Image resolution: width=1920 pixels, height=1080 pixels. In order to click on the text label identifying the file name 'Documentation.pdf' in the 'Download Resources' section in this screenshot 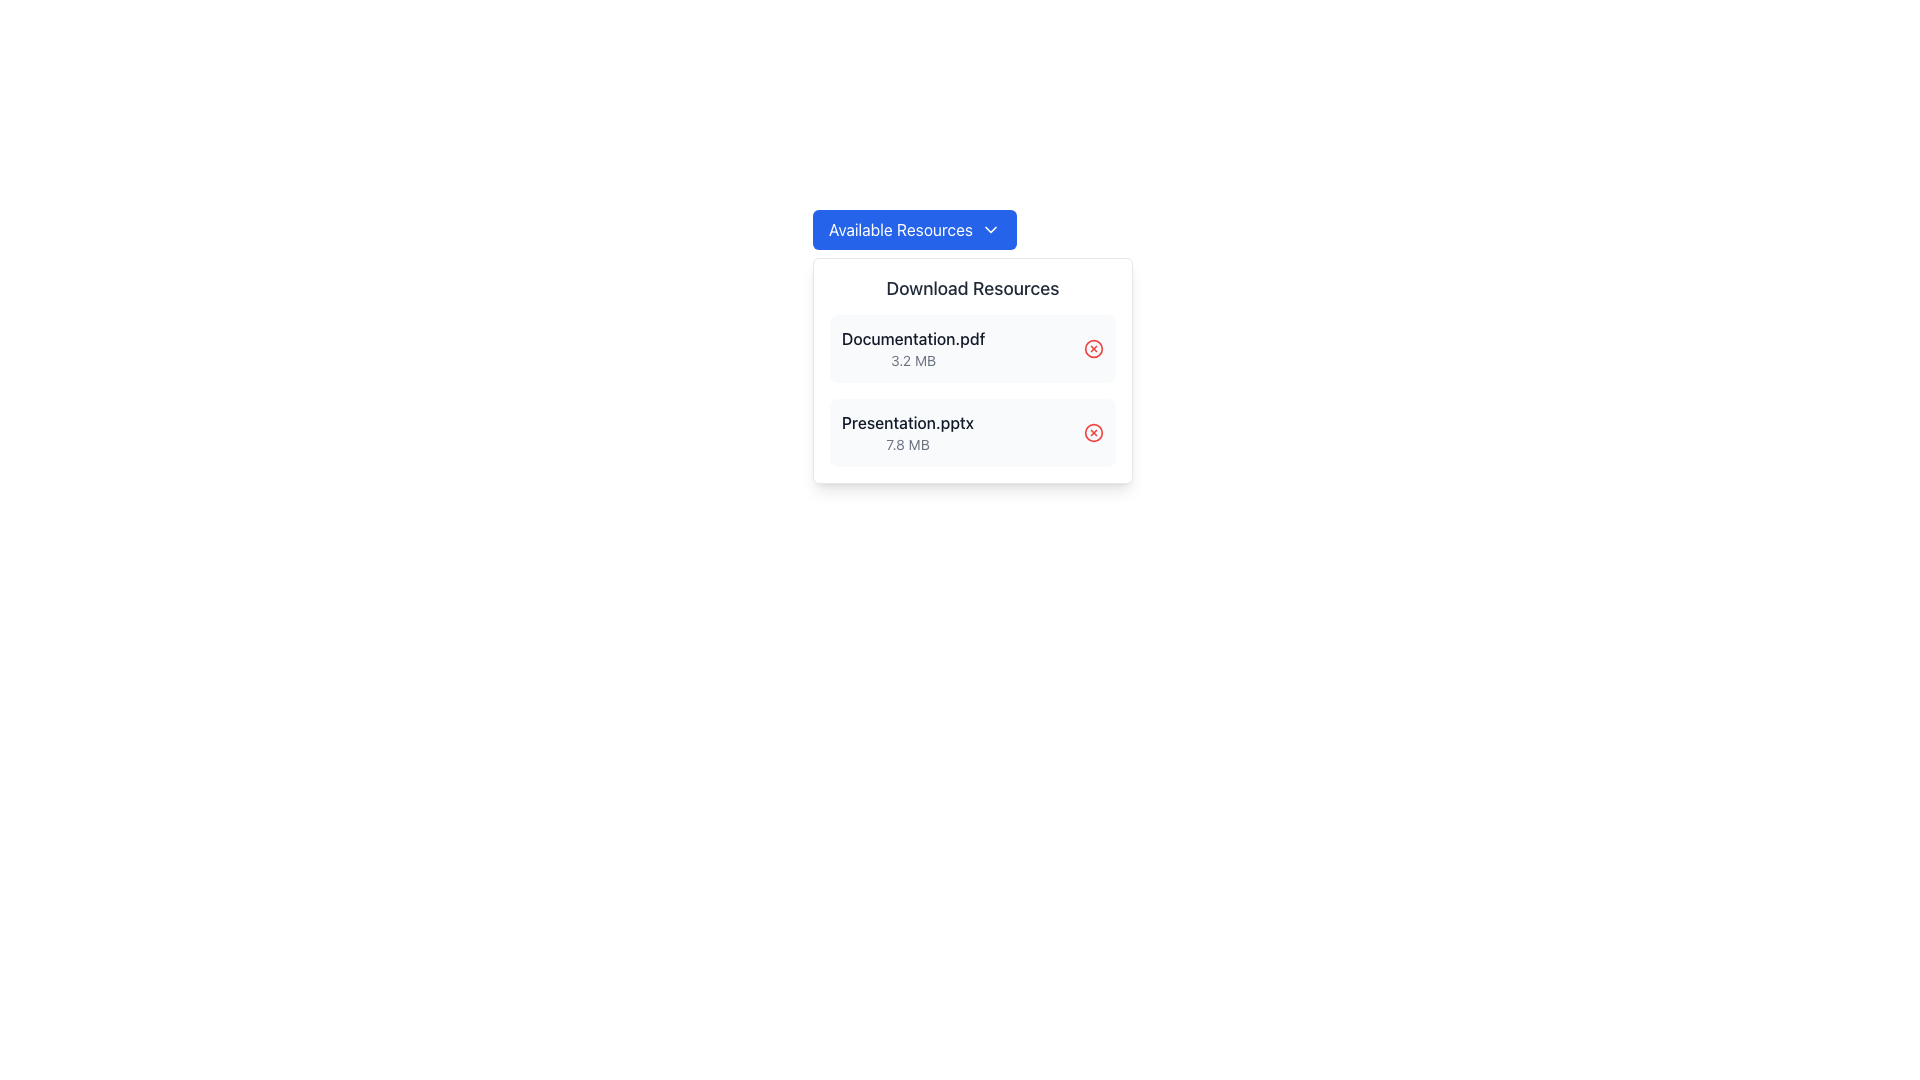, I will do `click(912, 338)`.